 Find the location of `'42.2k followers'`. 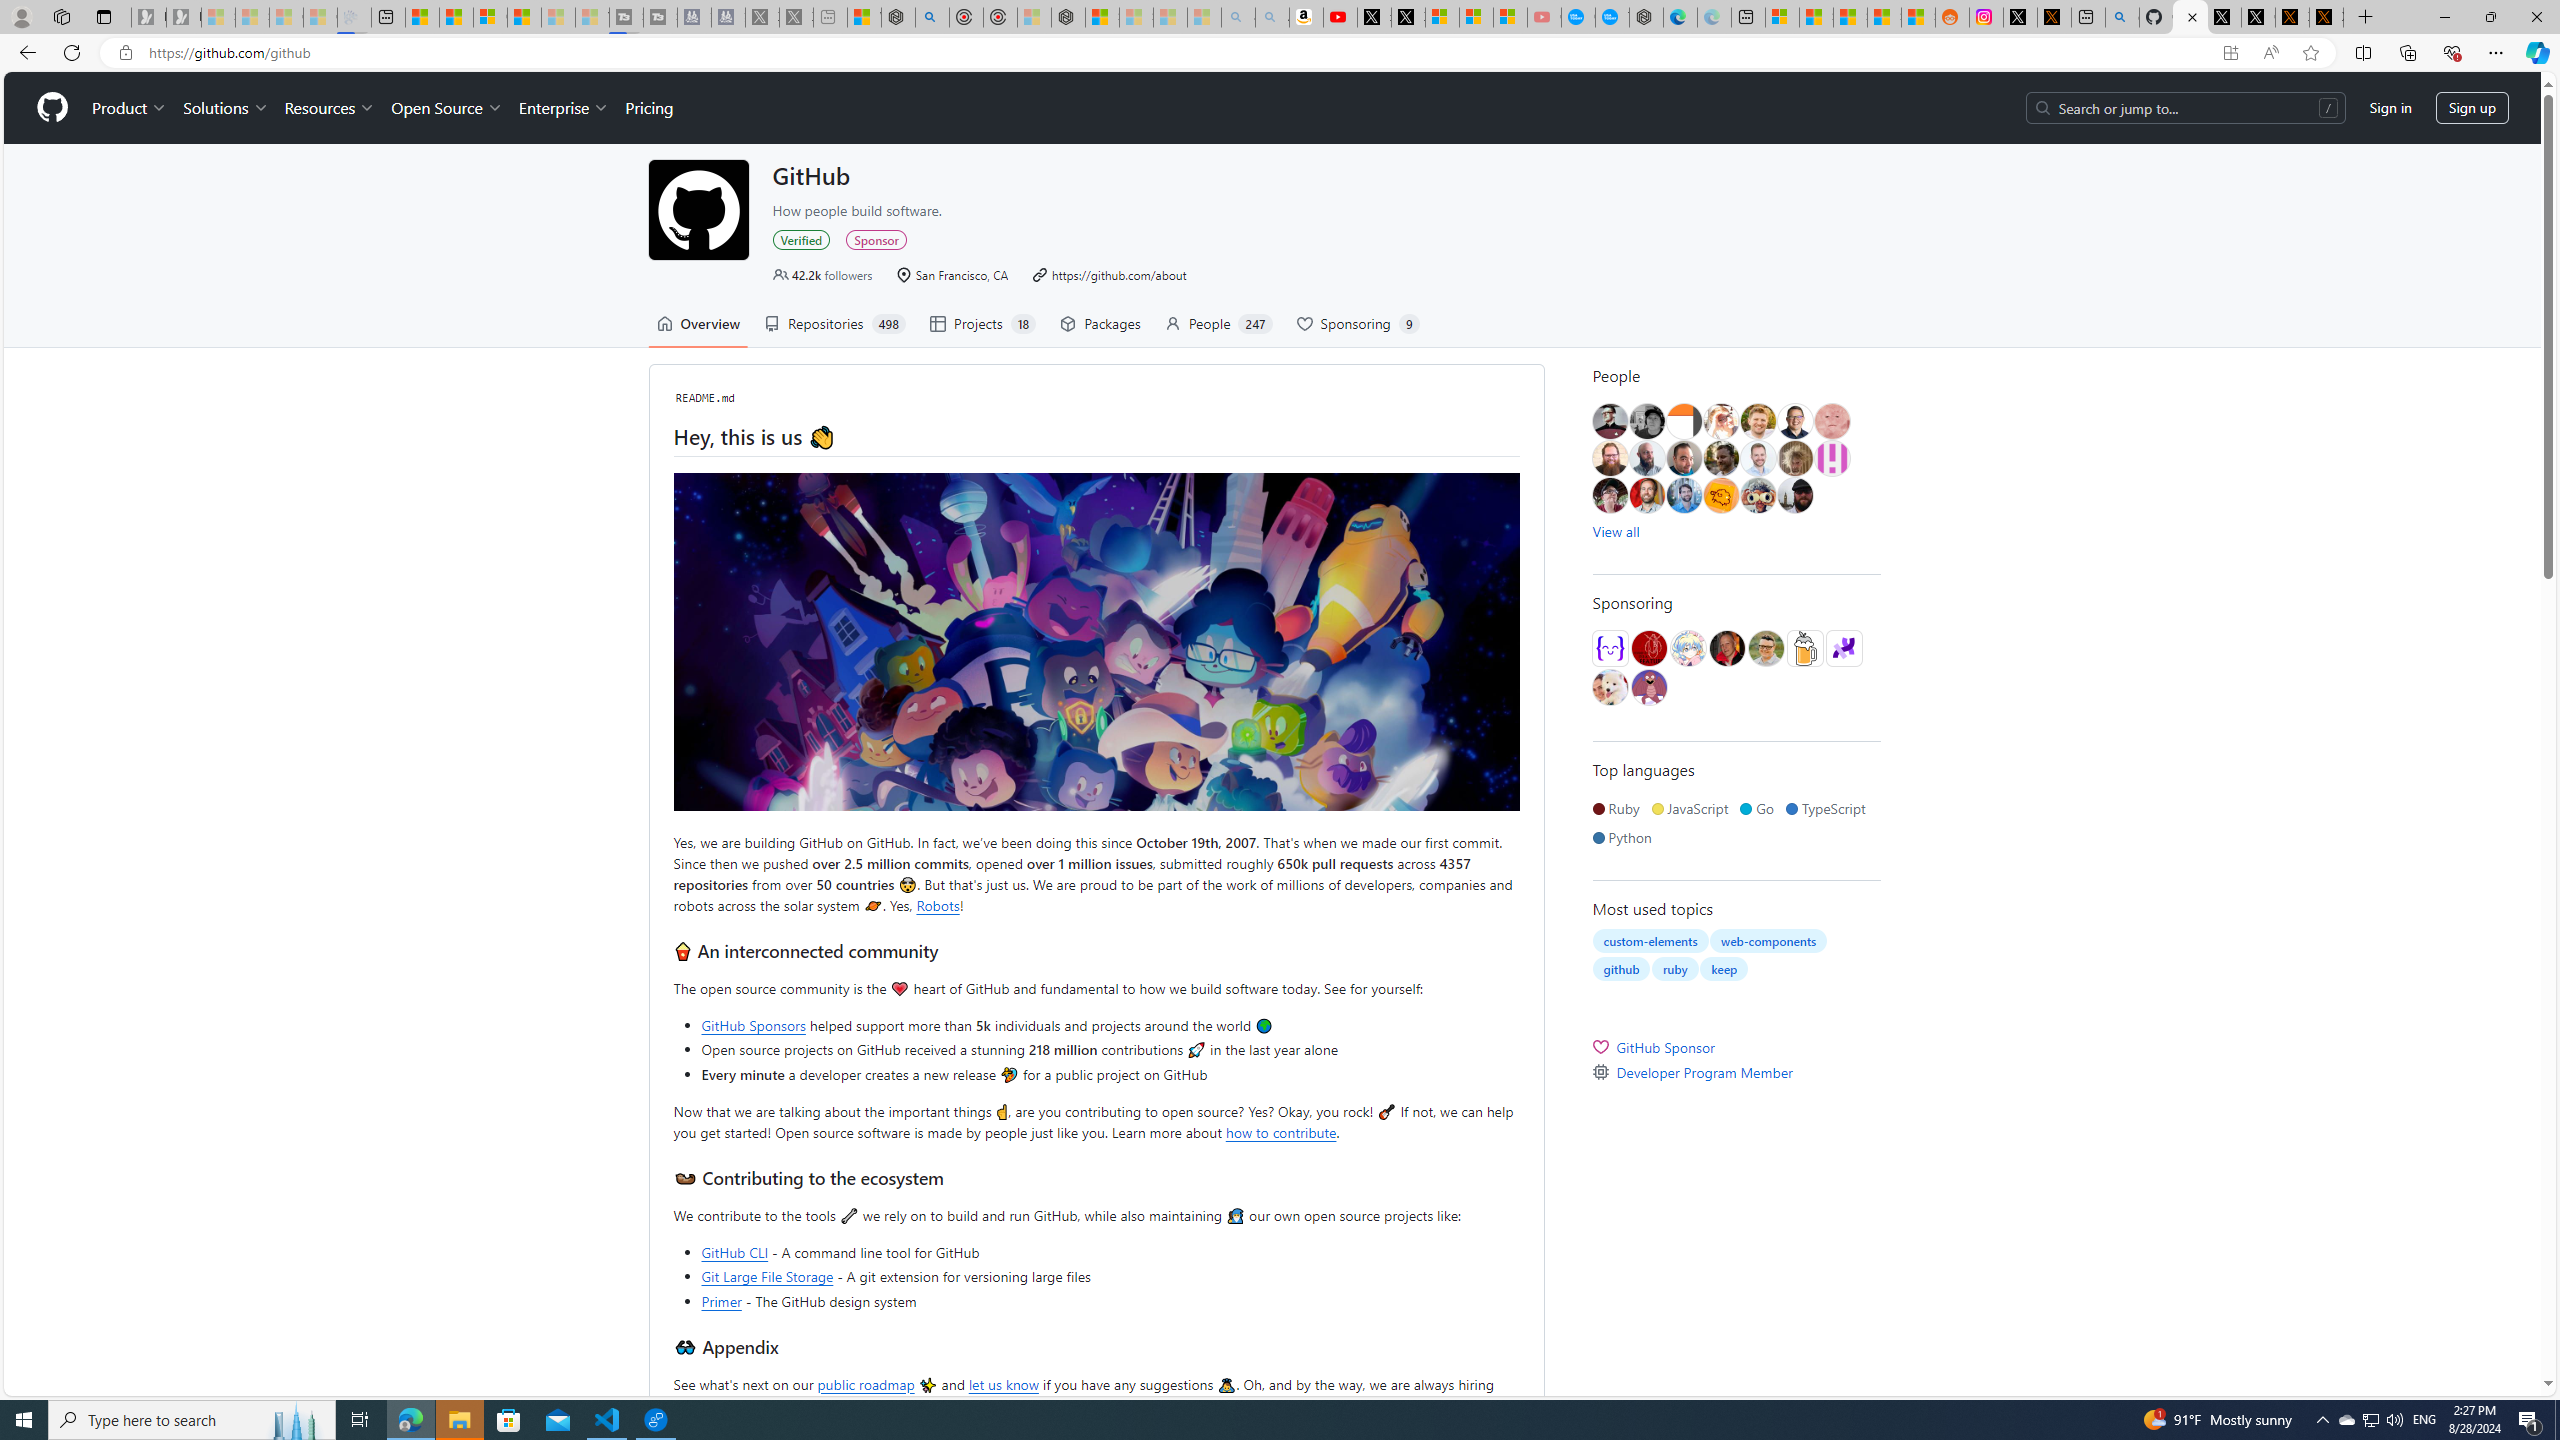

'42.2k followers' is located at coordinates (823, 275).